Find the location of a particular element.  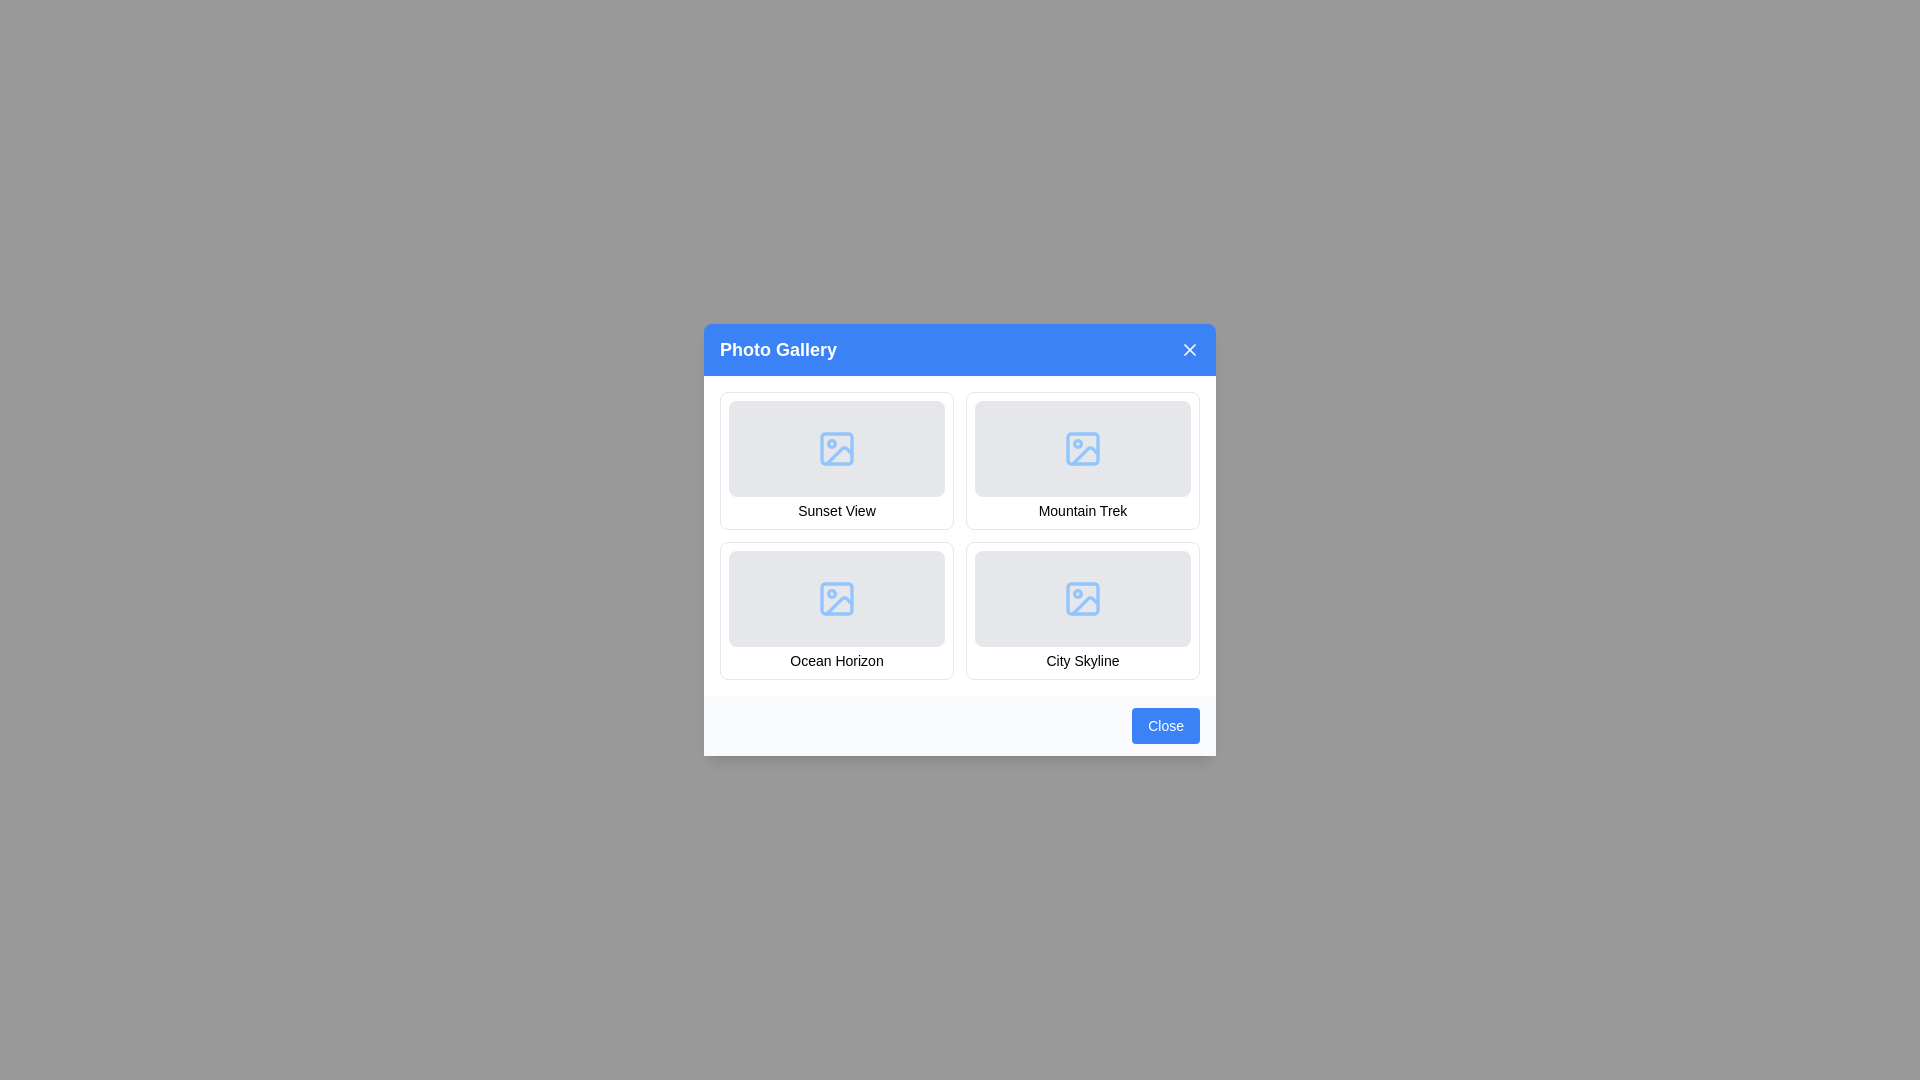

the blue-colored photo icon in the 'City Skyline' section of the 'Photo Gallery' dialog is located at coordinates (1082, 597).